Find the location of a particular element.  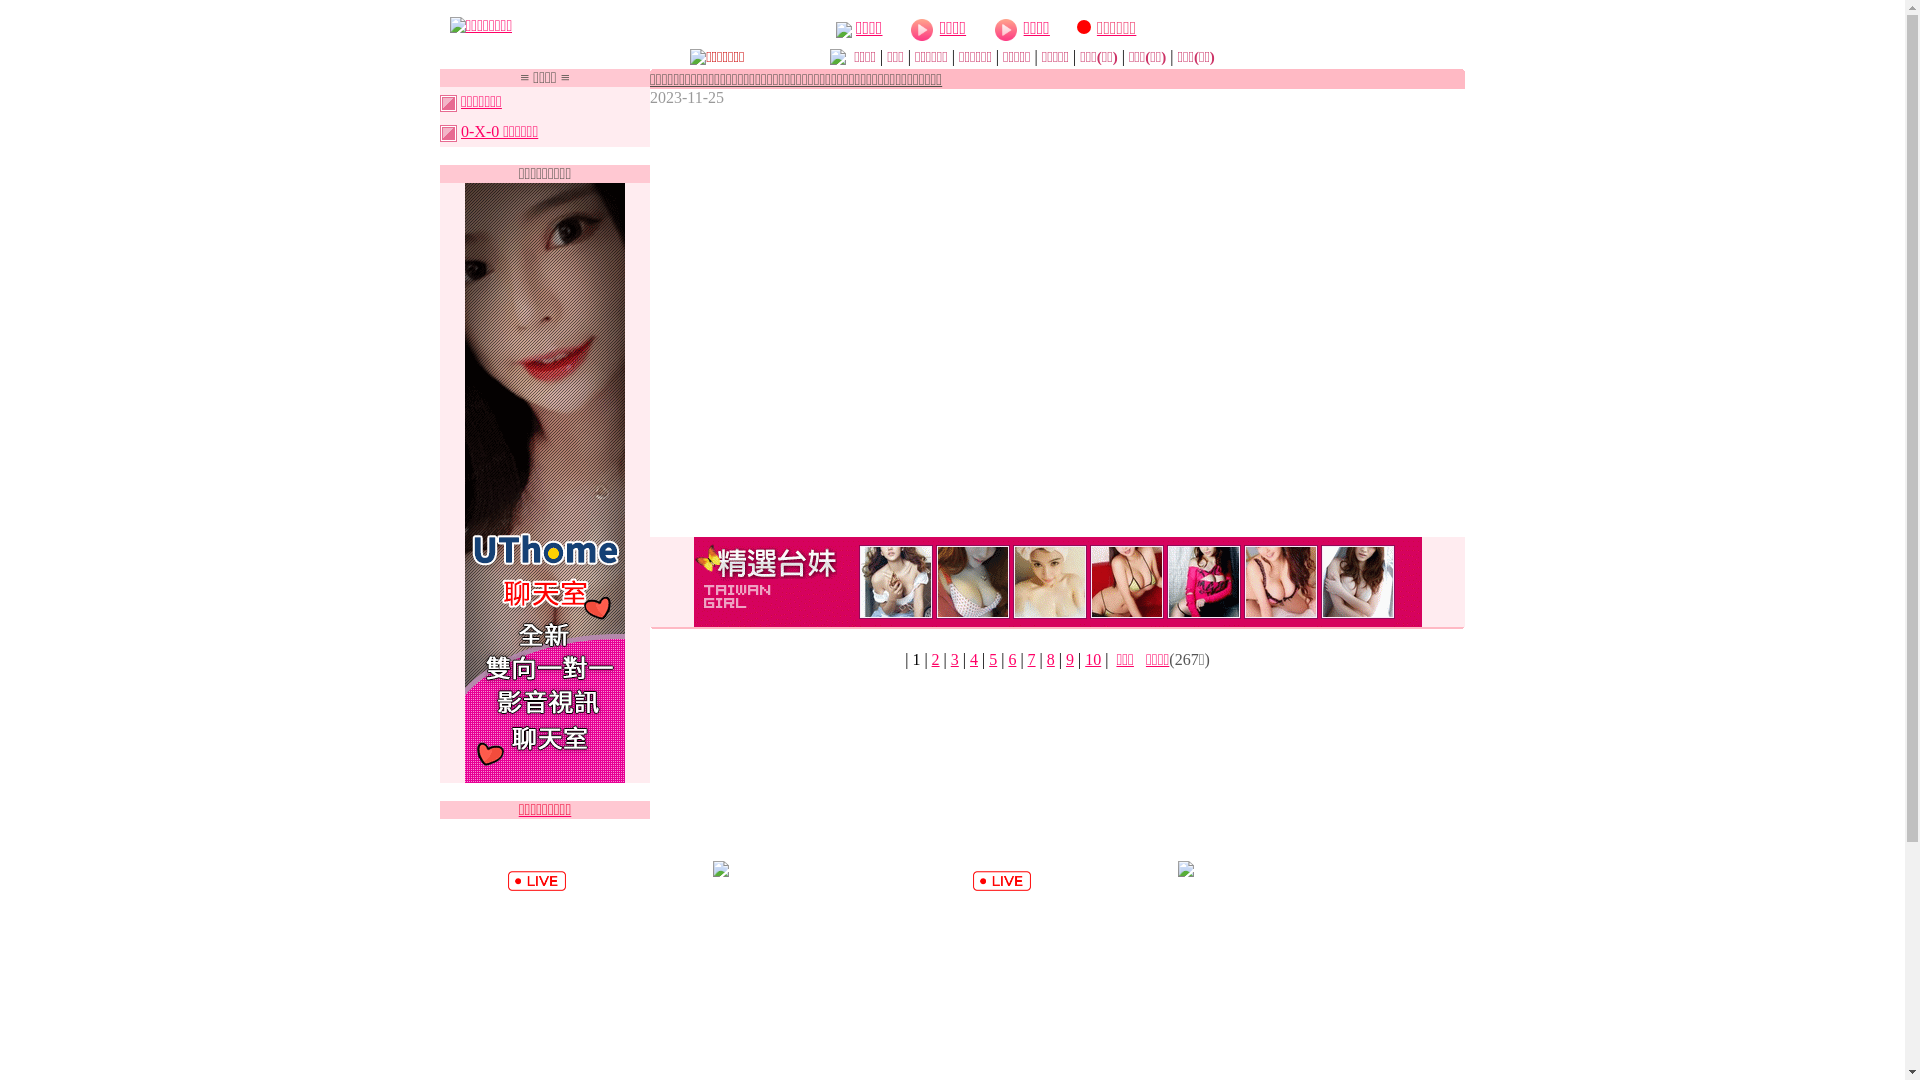

'4' is located at coordinates (974, 659).